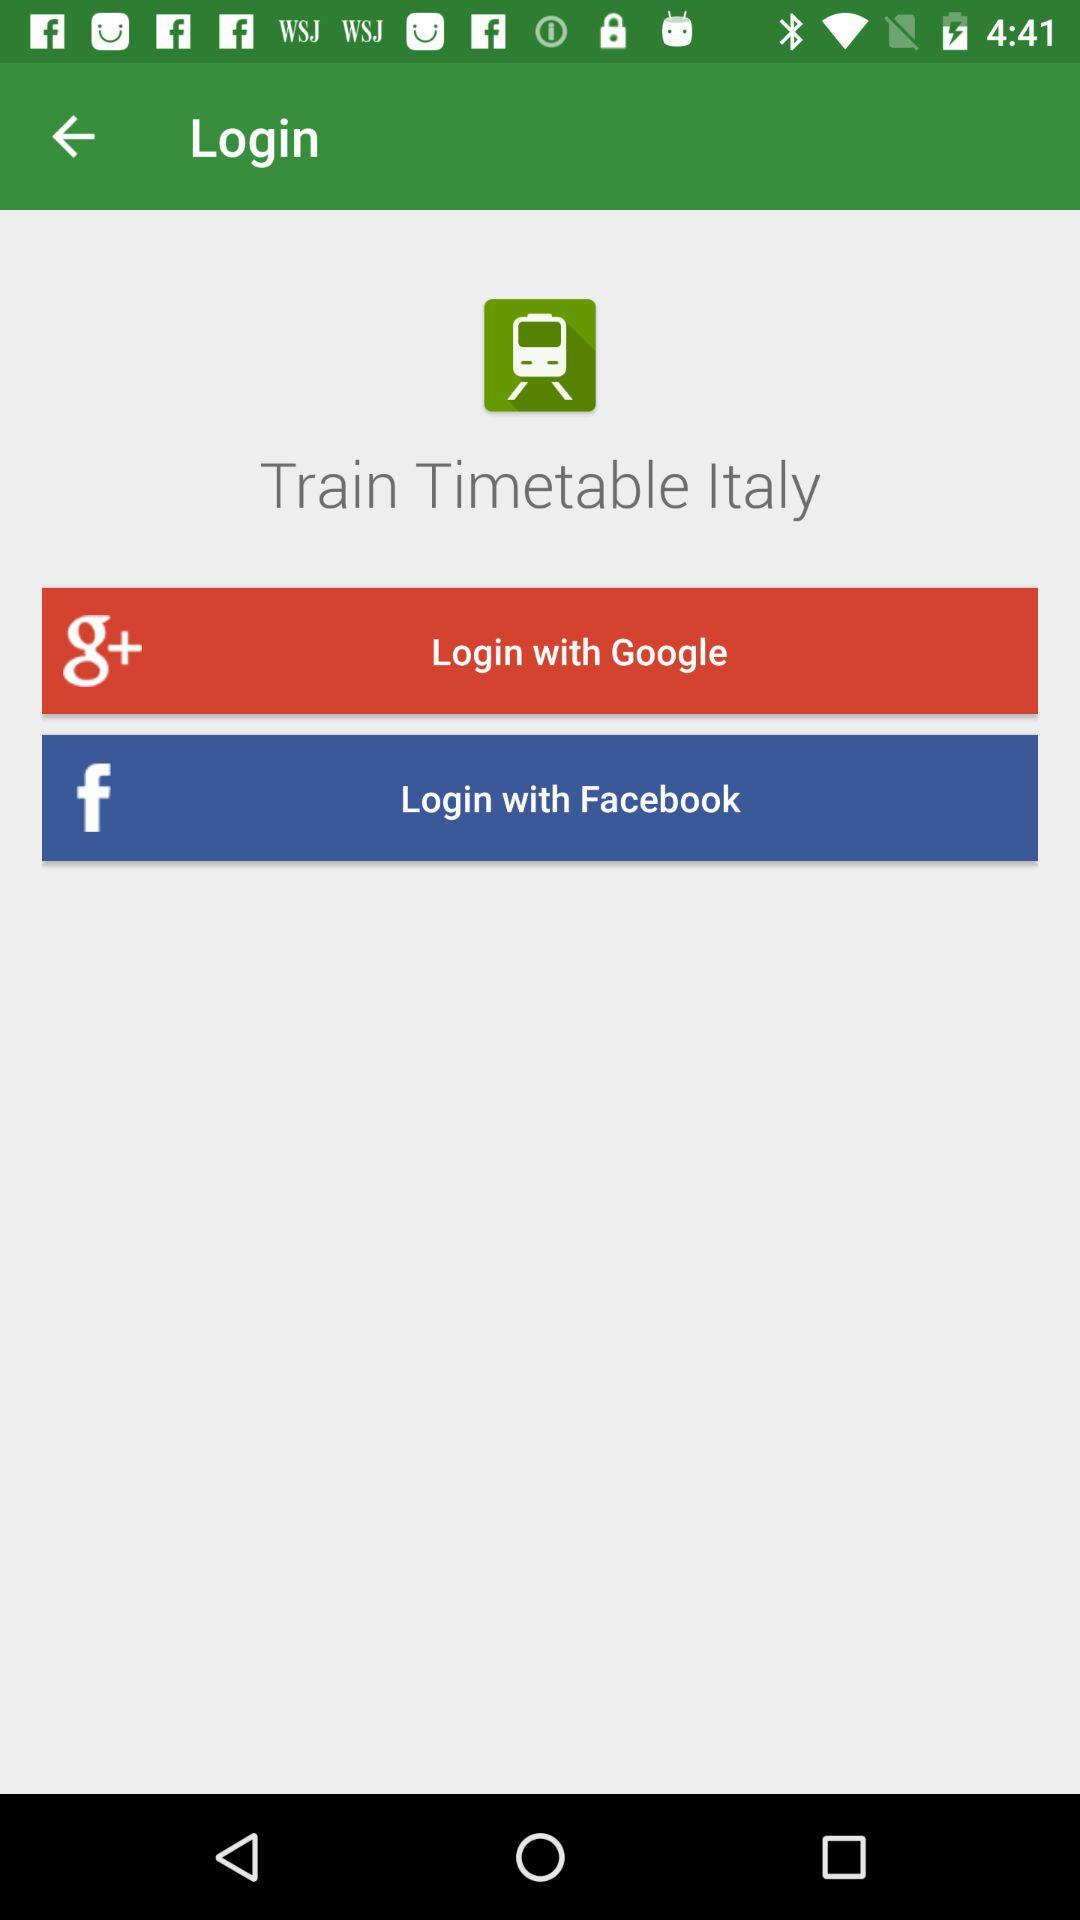 The image size is (1080, 1920). What do you see at coordinates (88, 135) in the screenshot?
I see `previous screen` at bounding box center [88, 135].